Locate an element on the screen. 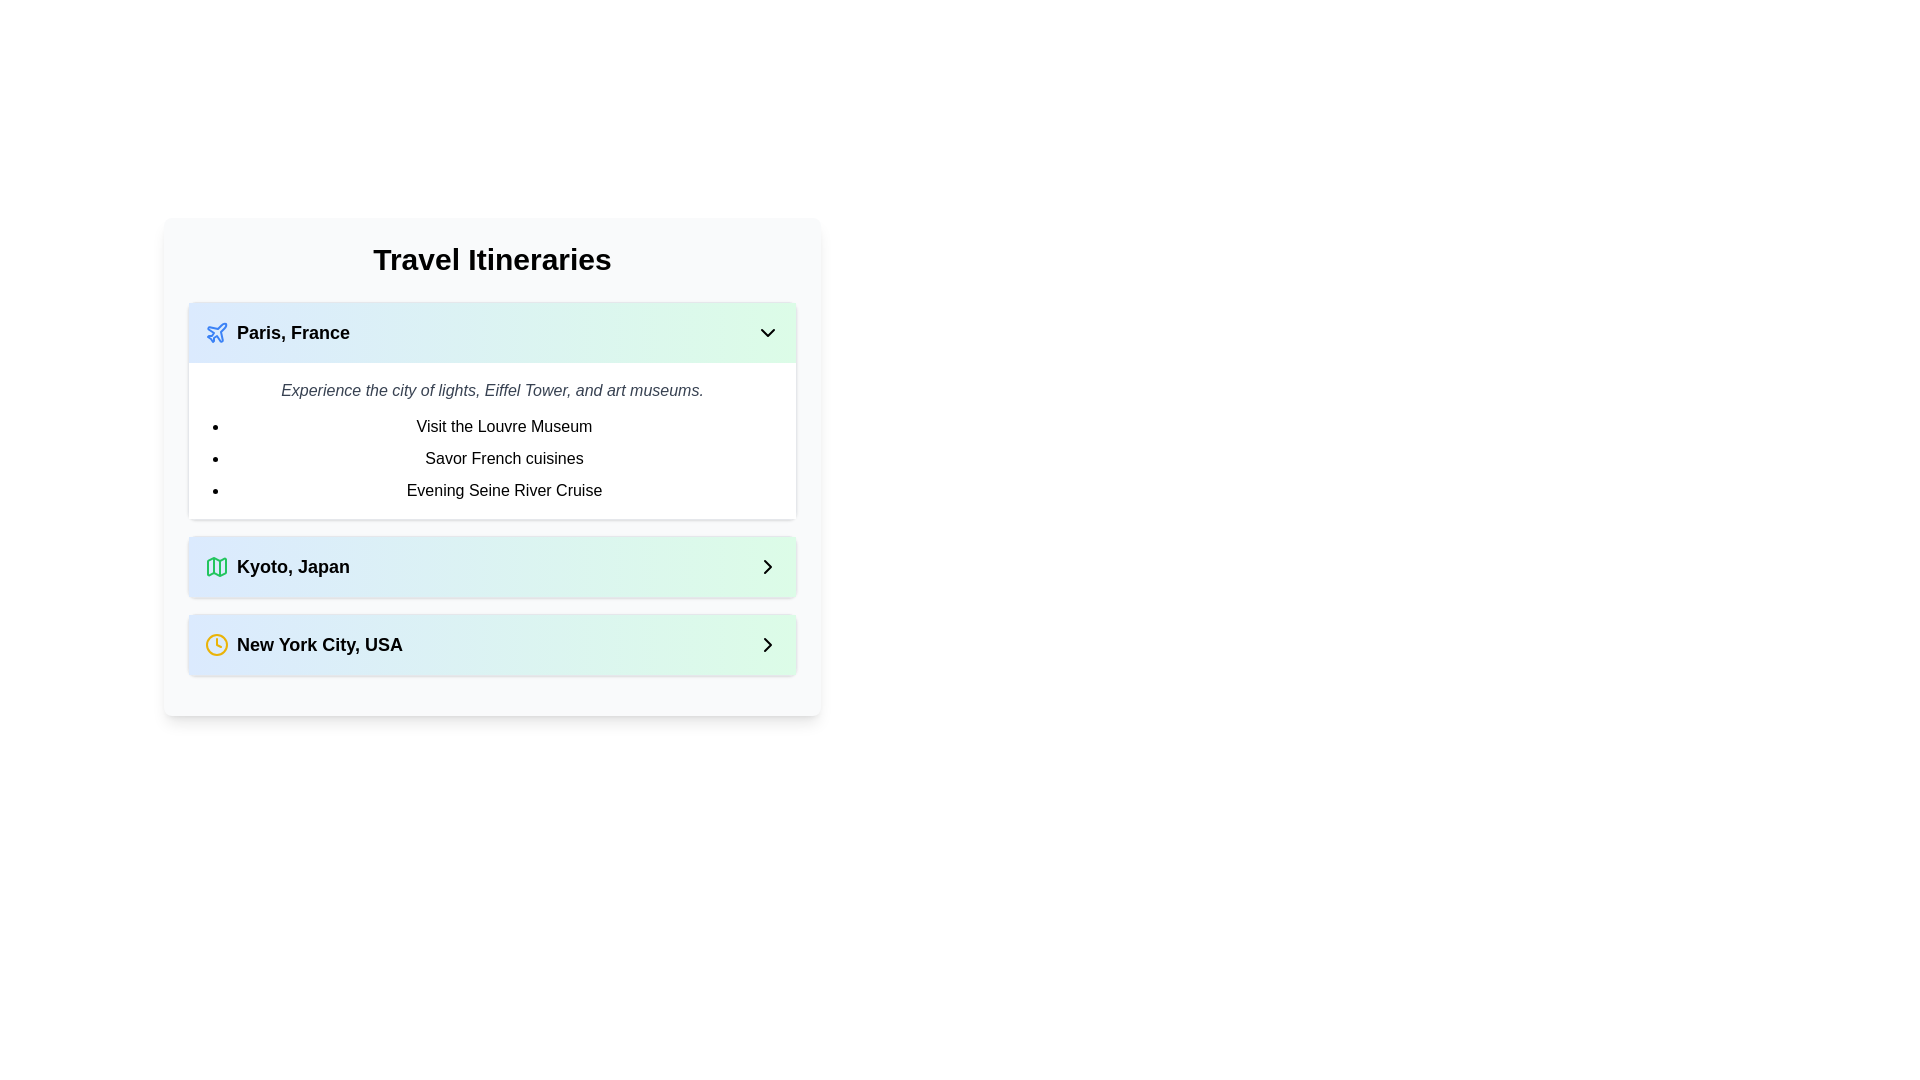  the decorative icon representing a map or navigation concept for 'Kyoto, Japan' located on the left side of the 'Travel Itineraries' interface, positioned between 'Paris, France' and 'New York City, USA' is located at coordinates (216, 567).